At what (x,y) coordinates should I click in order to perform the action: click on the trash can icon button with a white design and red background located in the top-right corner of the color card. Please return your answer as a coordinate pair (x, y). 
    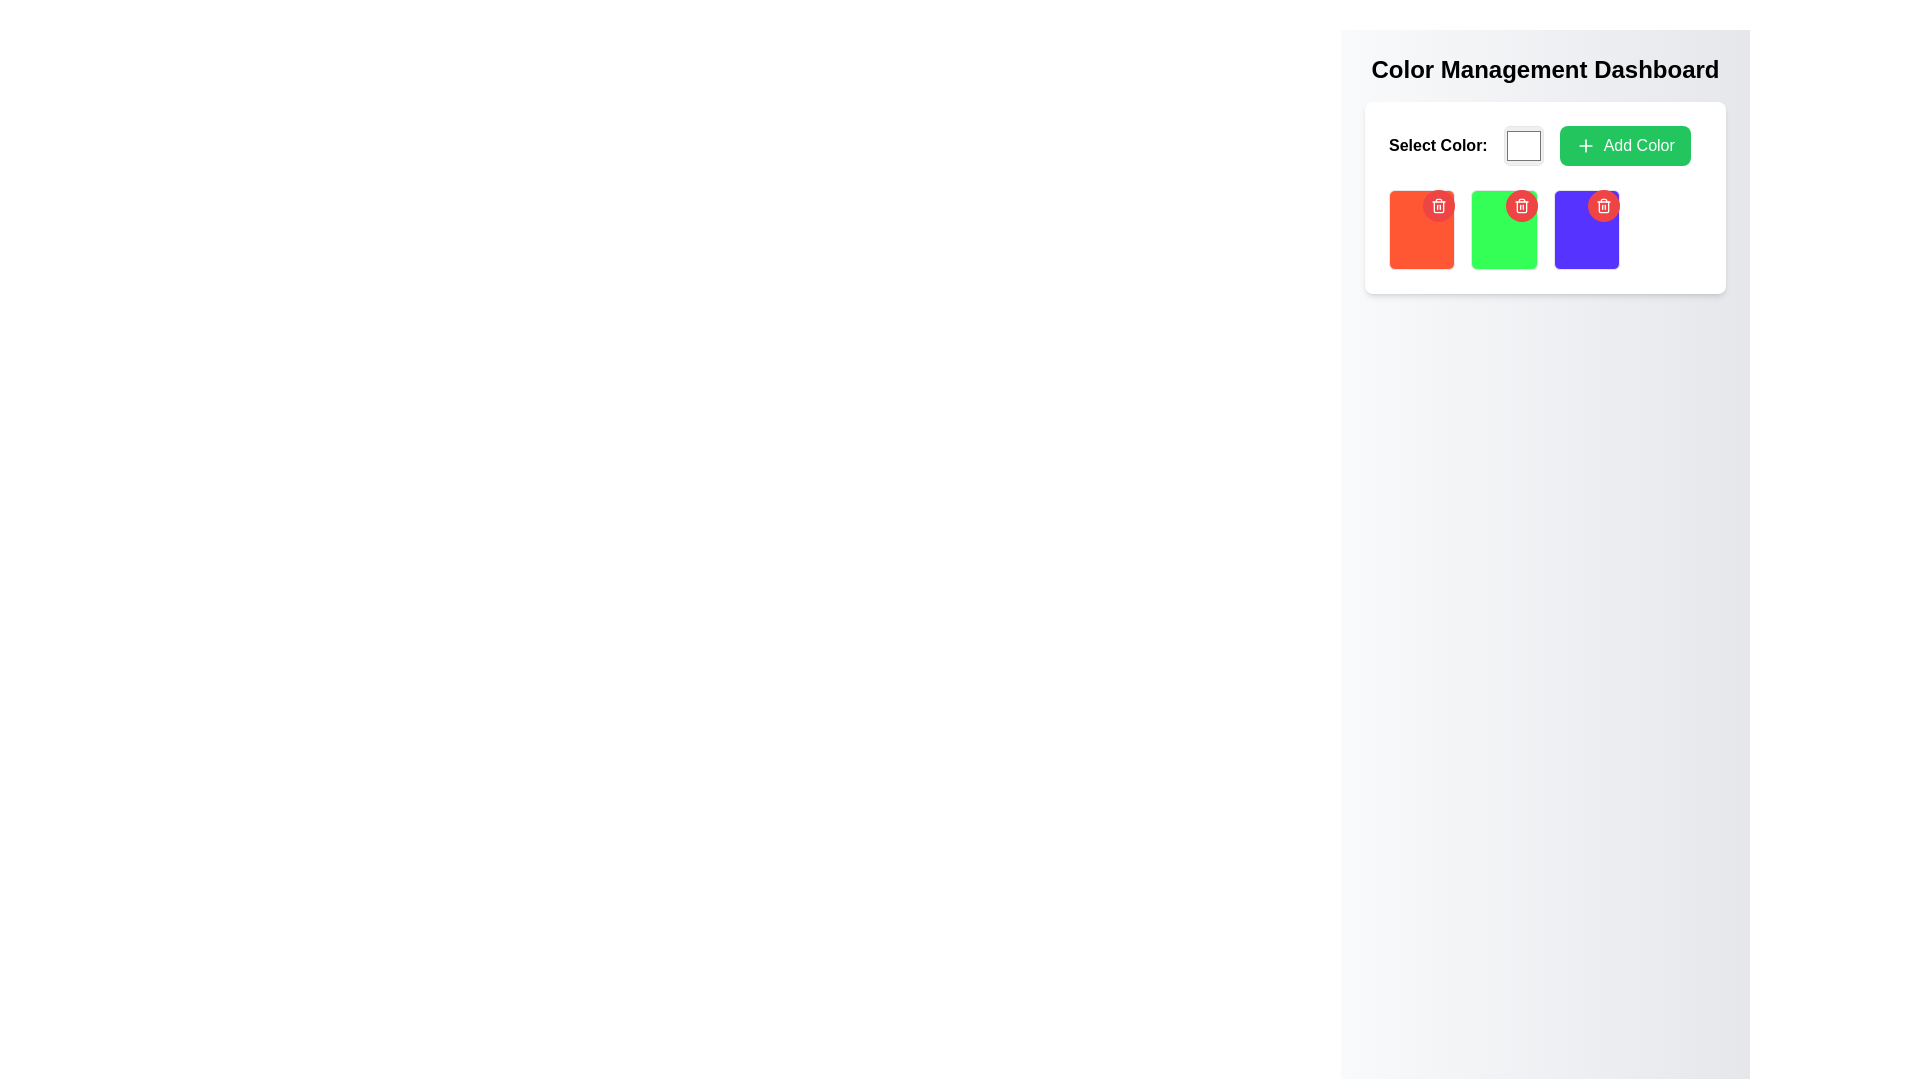
    Looking at the image, I should click on (1520, 205).